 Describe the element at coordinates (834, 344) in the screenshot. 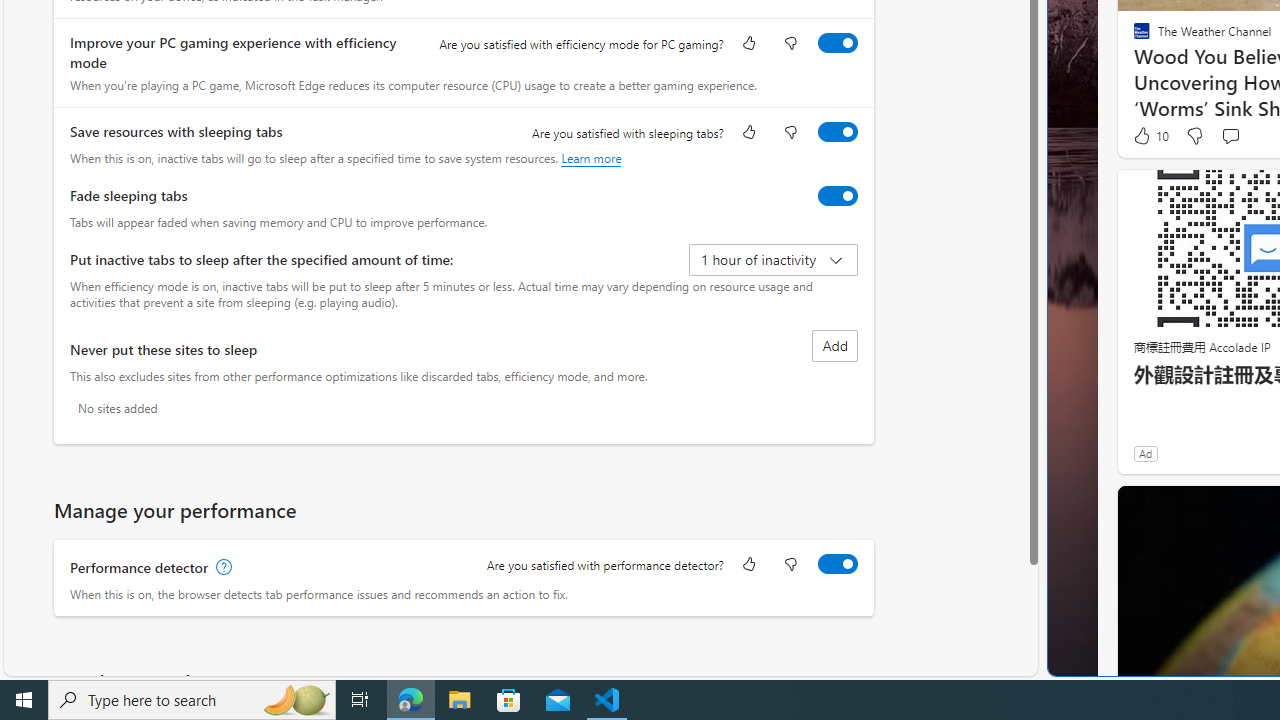

I see `'Add site to never put these sites to sleep list'` at that location.